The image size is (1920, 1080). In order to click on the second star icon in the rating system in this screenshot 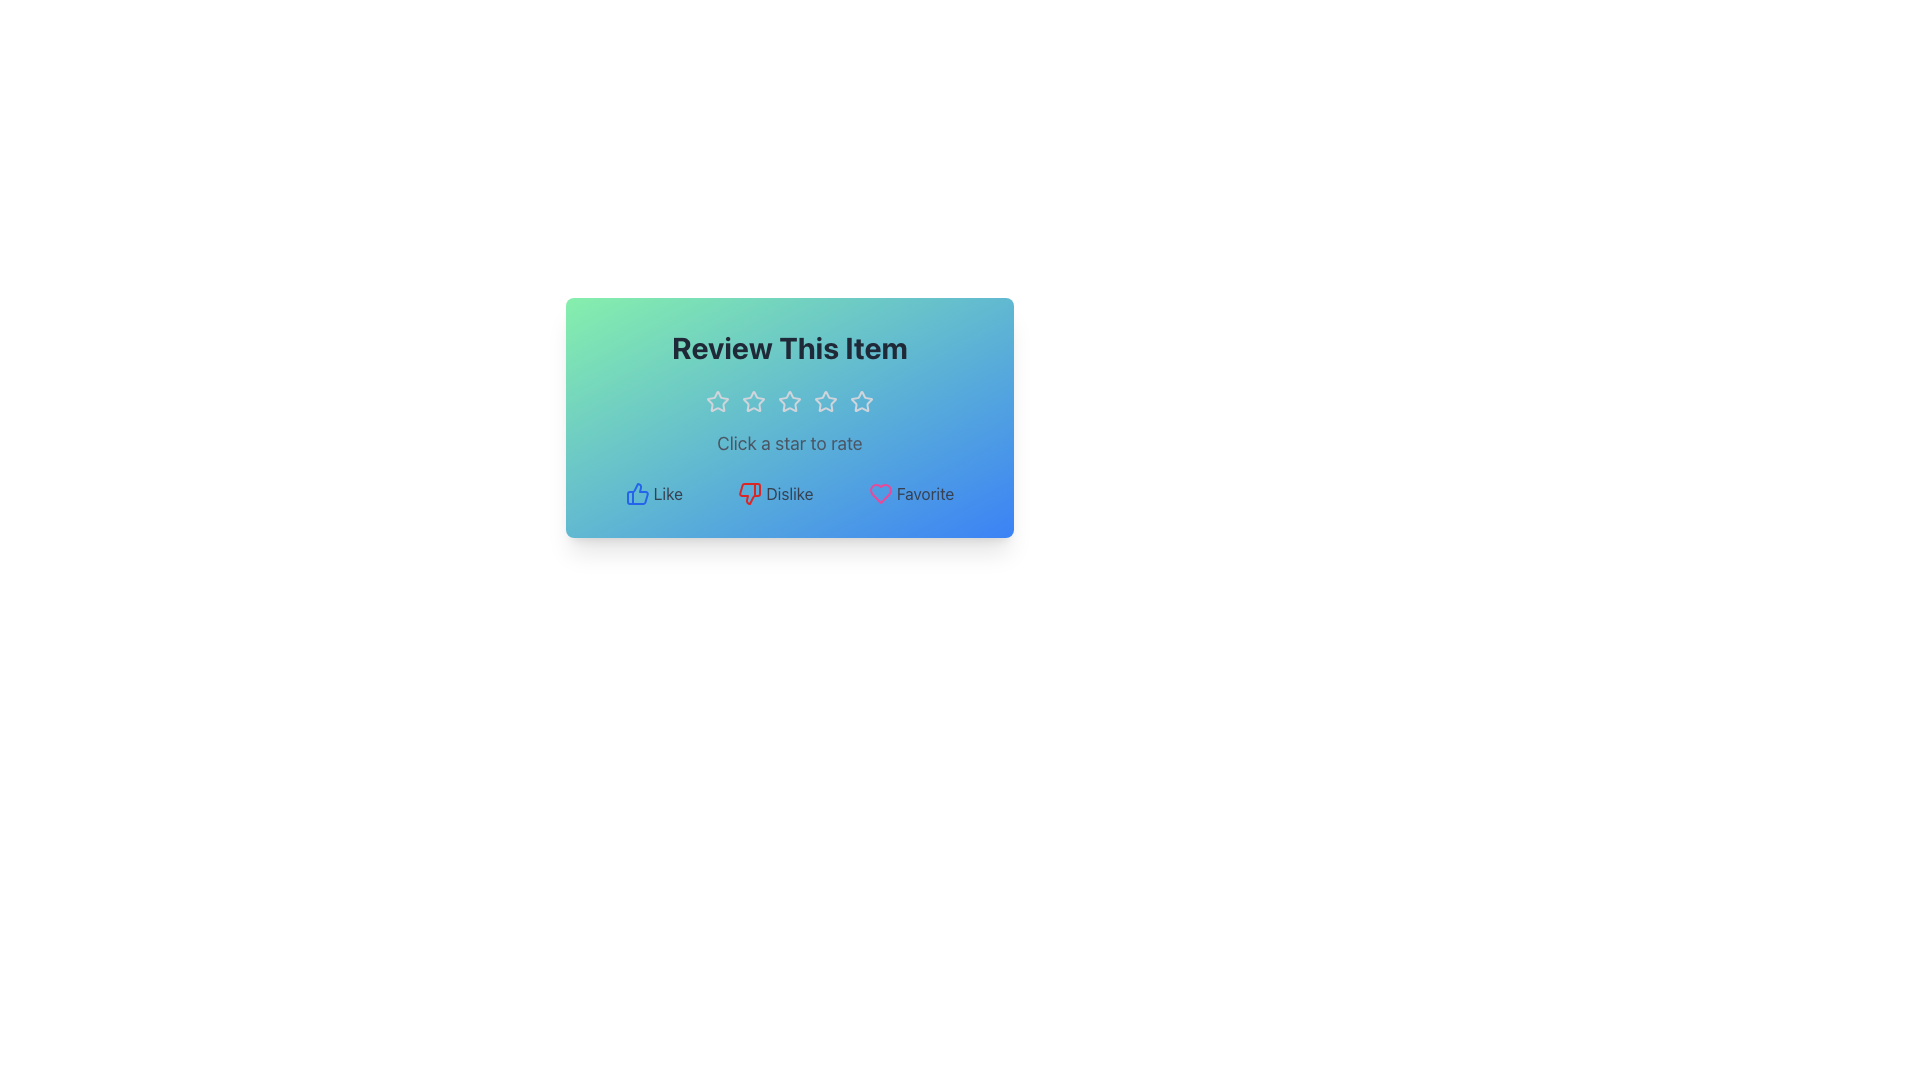, I will do `click(752, 401)`.